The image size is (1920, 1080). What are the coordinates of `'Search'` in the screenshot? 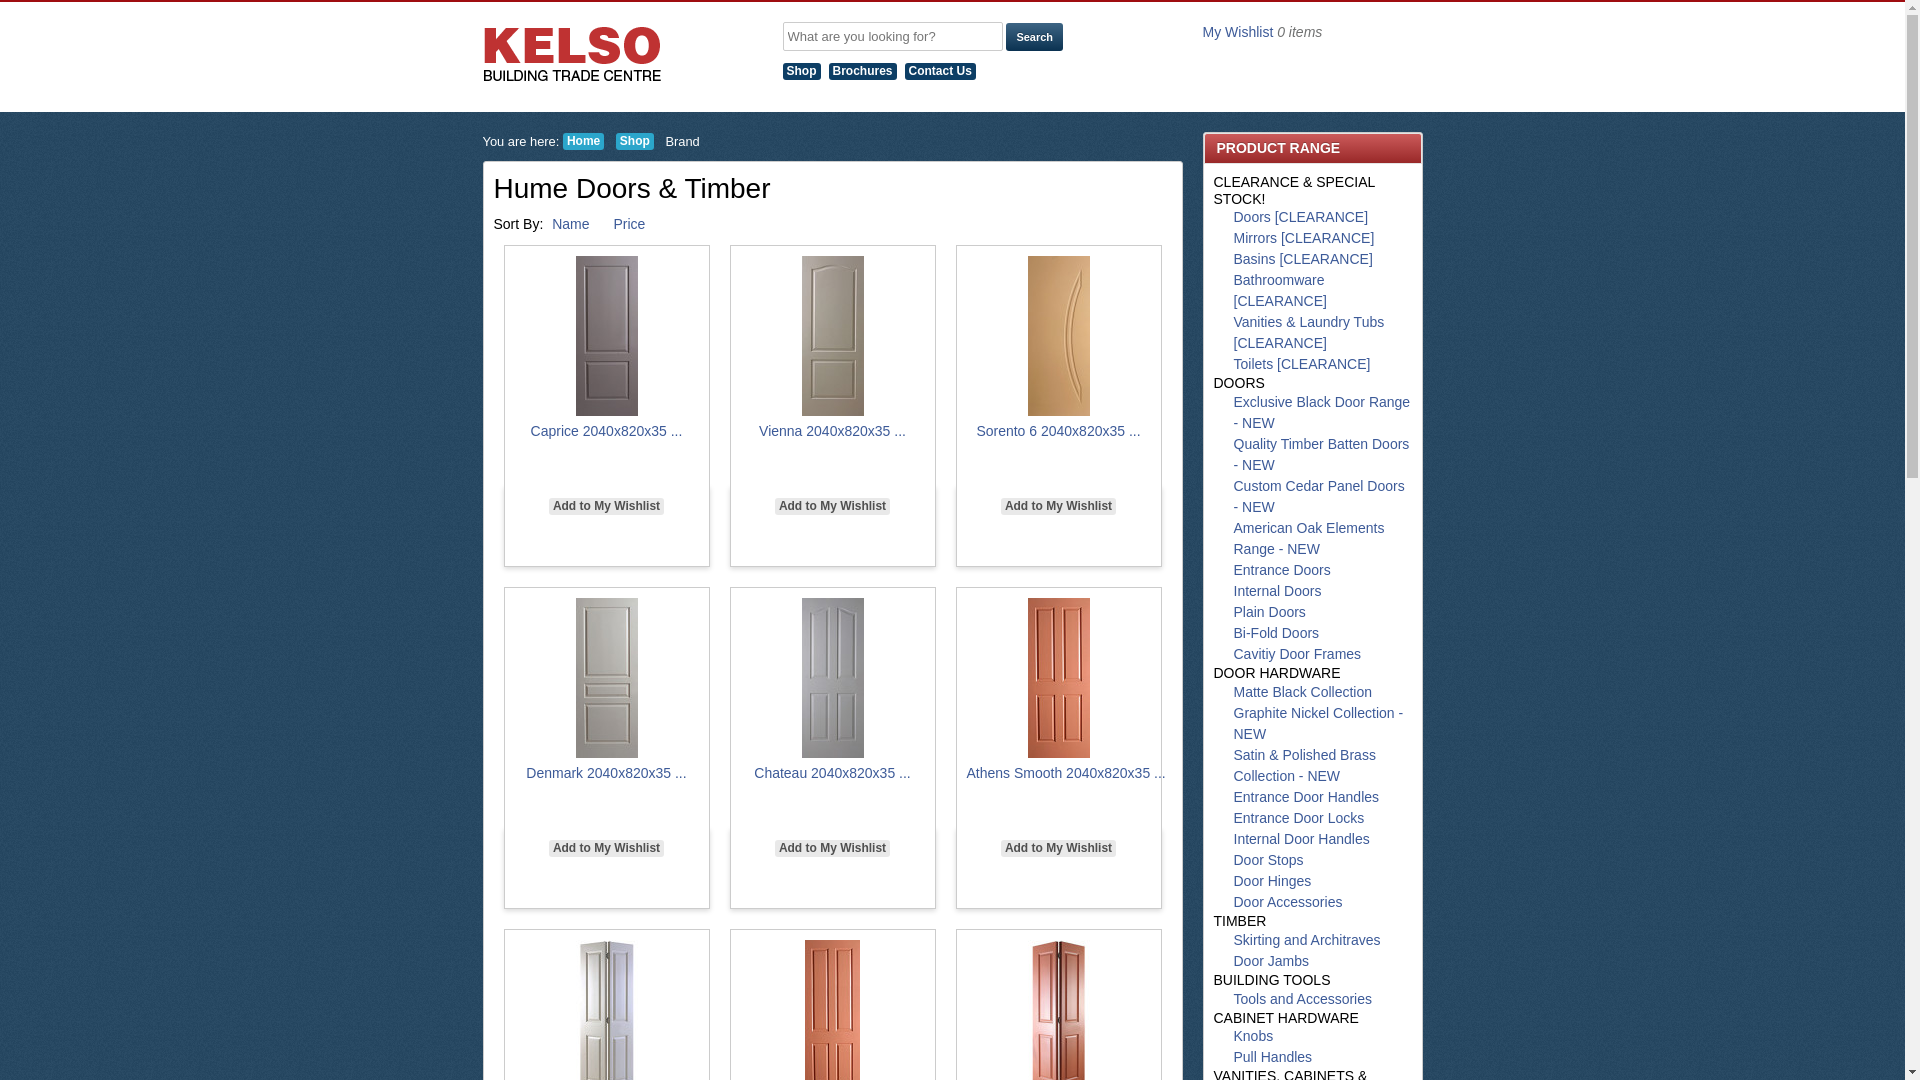 It's located at (1034, 37).